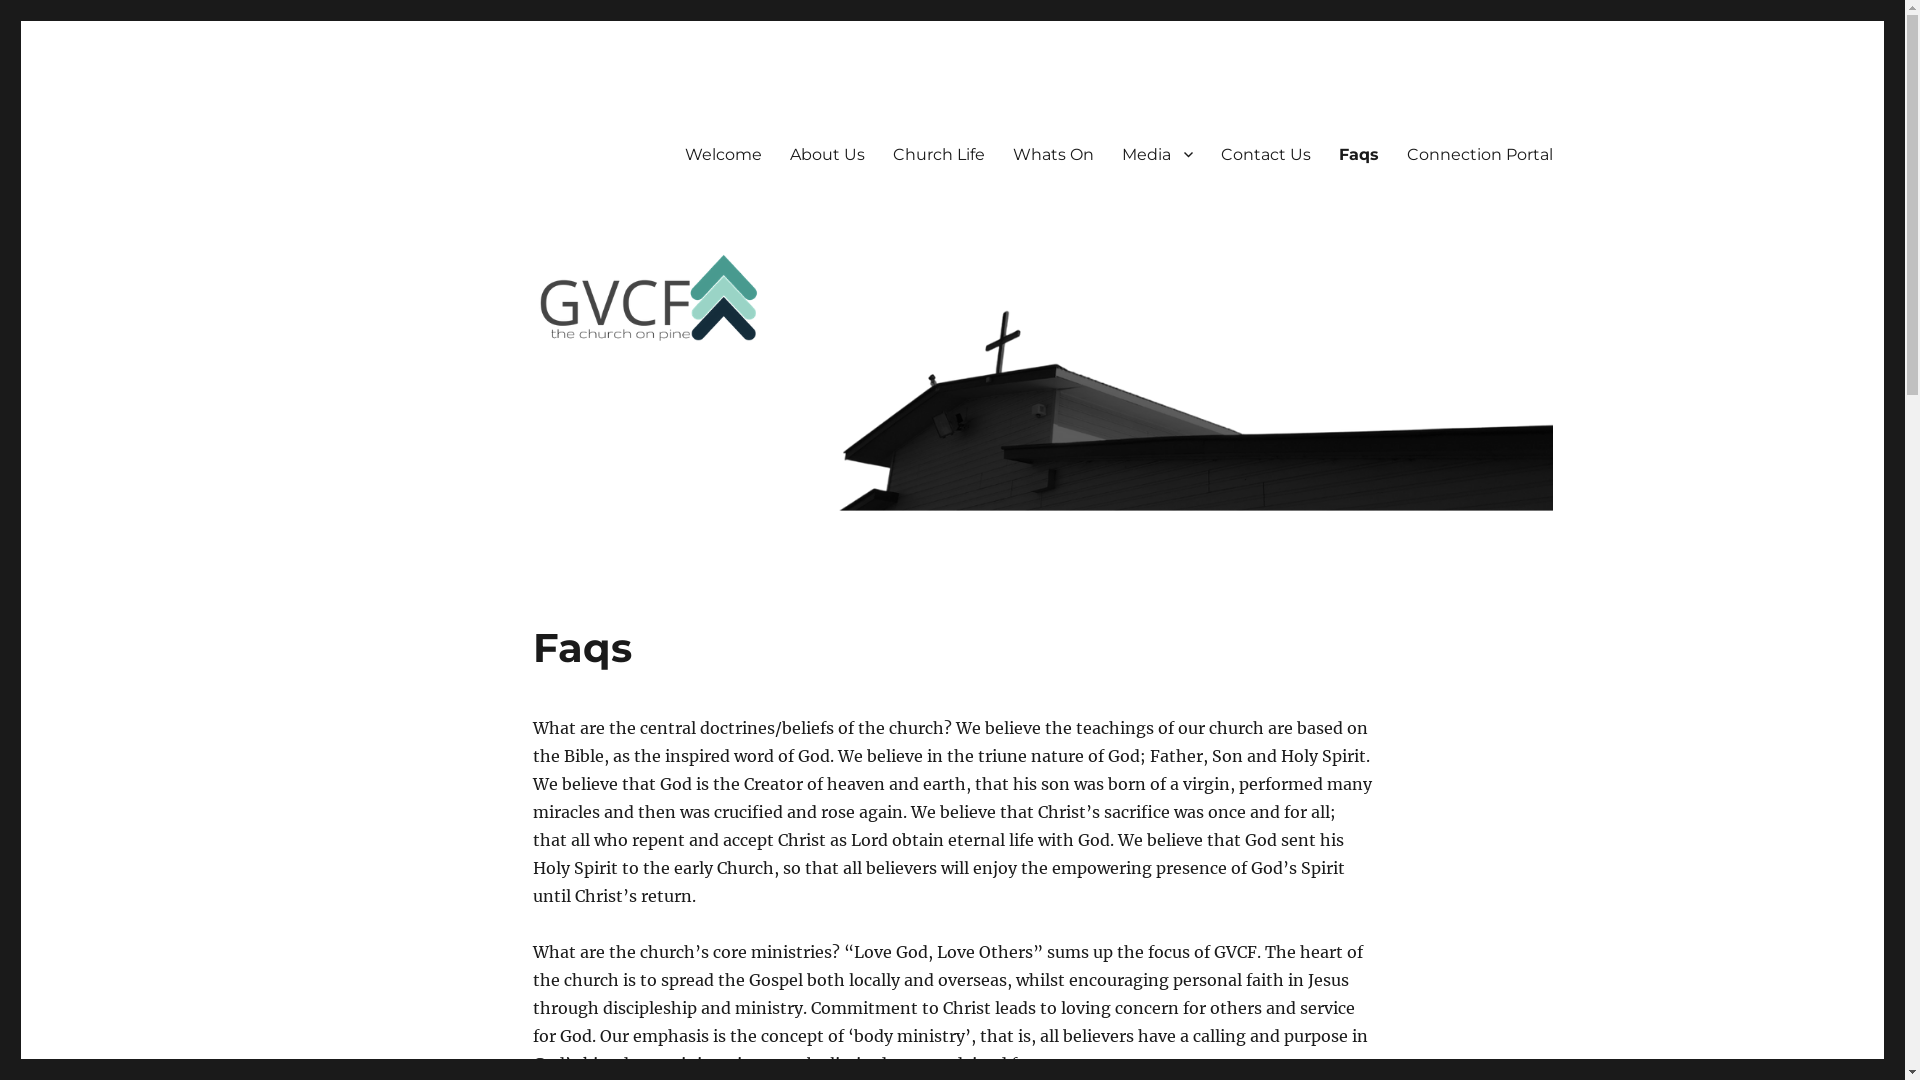  What do you see at coordinates (936, 153) in the screenshot?
I see `'Church Life'` at bounding box center [936, 153].